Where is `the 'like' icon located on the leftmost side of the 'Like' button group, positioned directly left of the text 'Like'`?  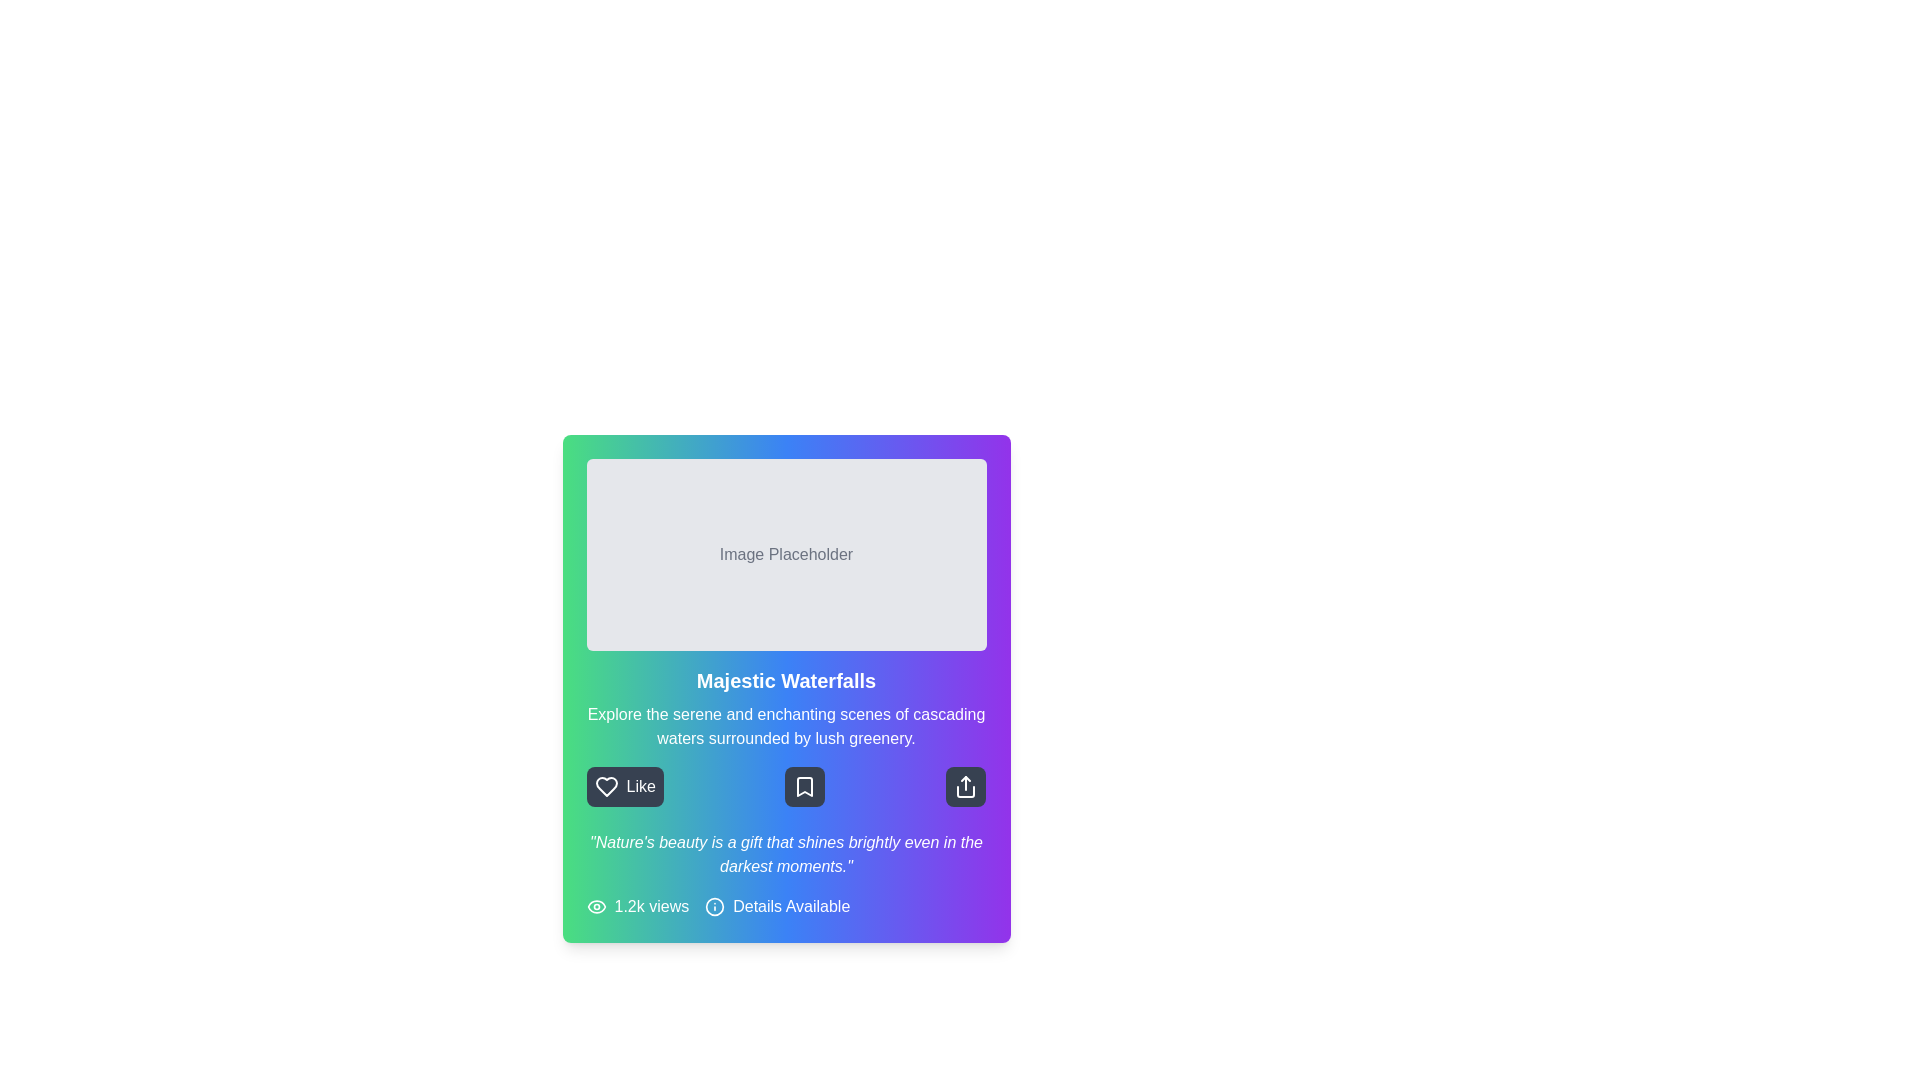
the 'like' icon located on the leftmost side of the 'Like' button group, positioned directly left of the text 'Like' is located at coordinates (605, 785).